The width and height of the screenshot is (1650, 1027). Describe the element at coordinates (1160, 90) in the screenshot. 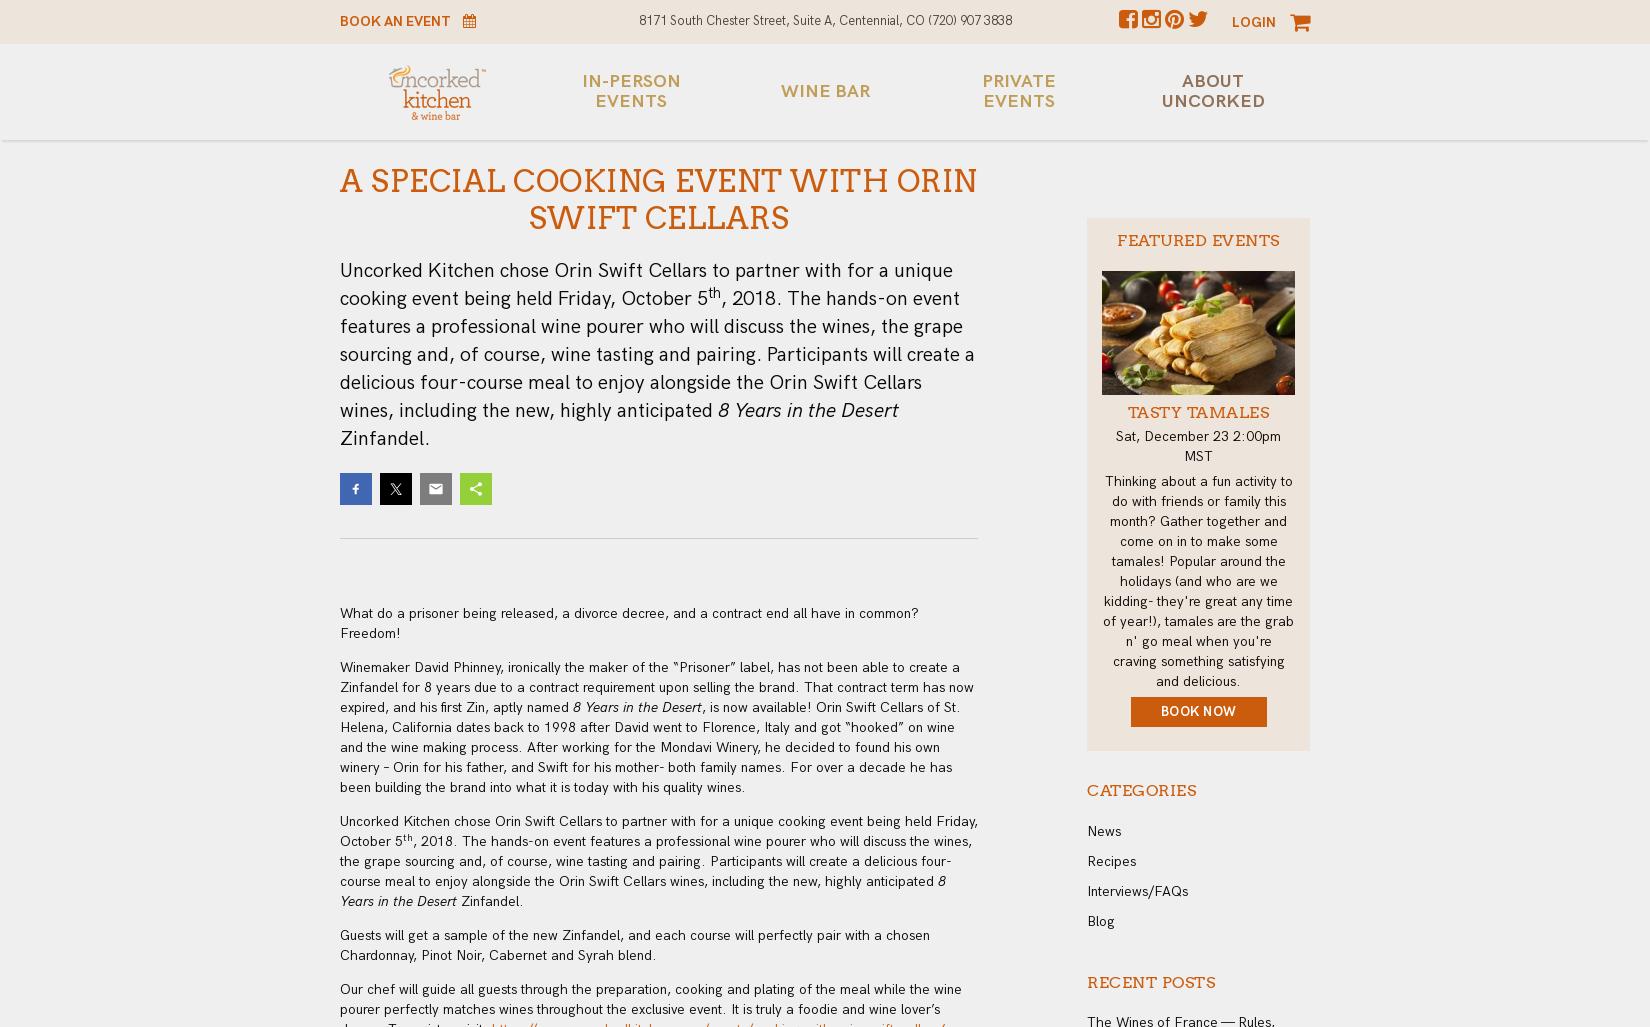

I see `'About Uncorked'` at that location.